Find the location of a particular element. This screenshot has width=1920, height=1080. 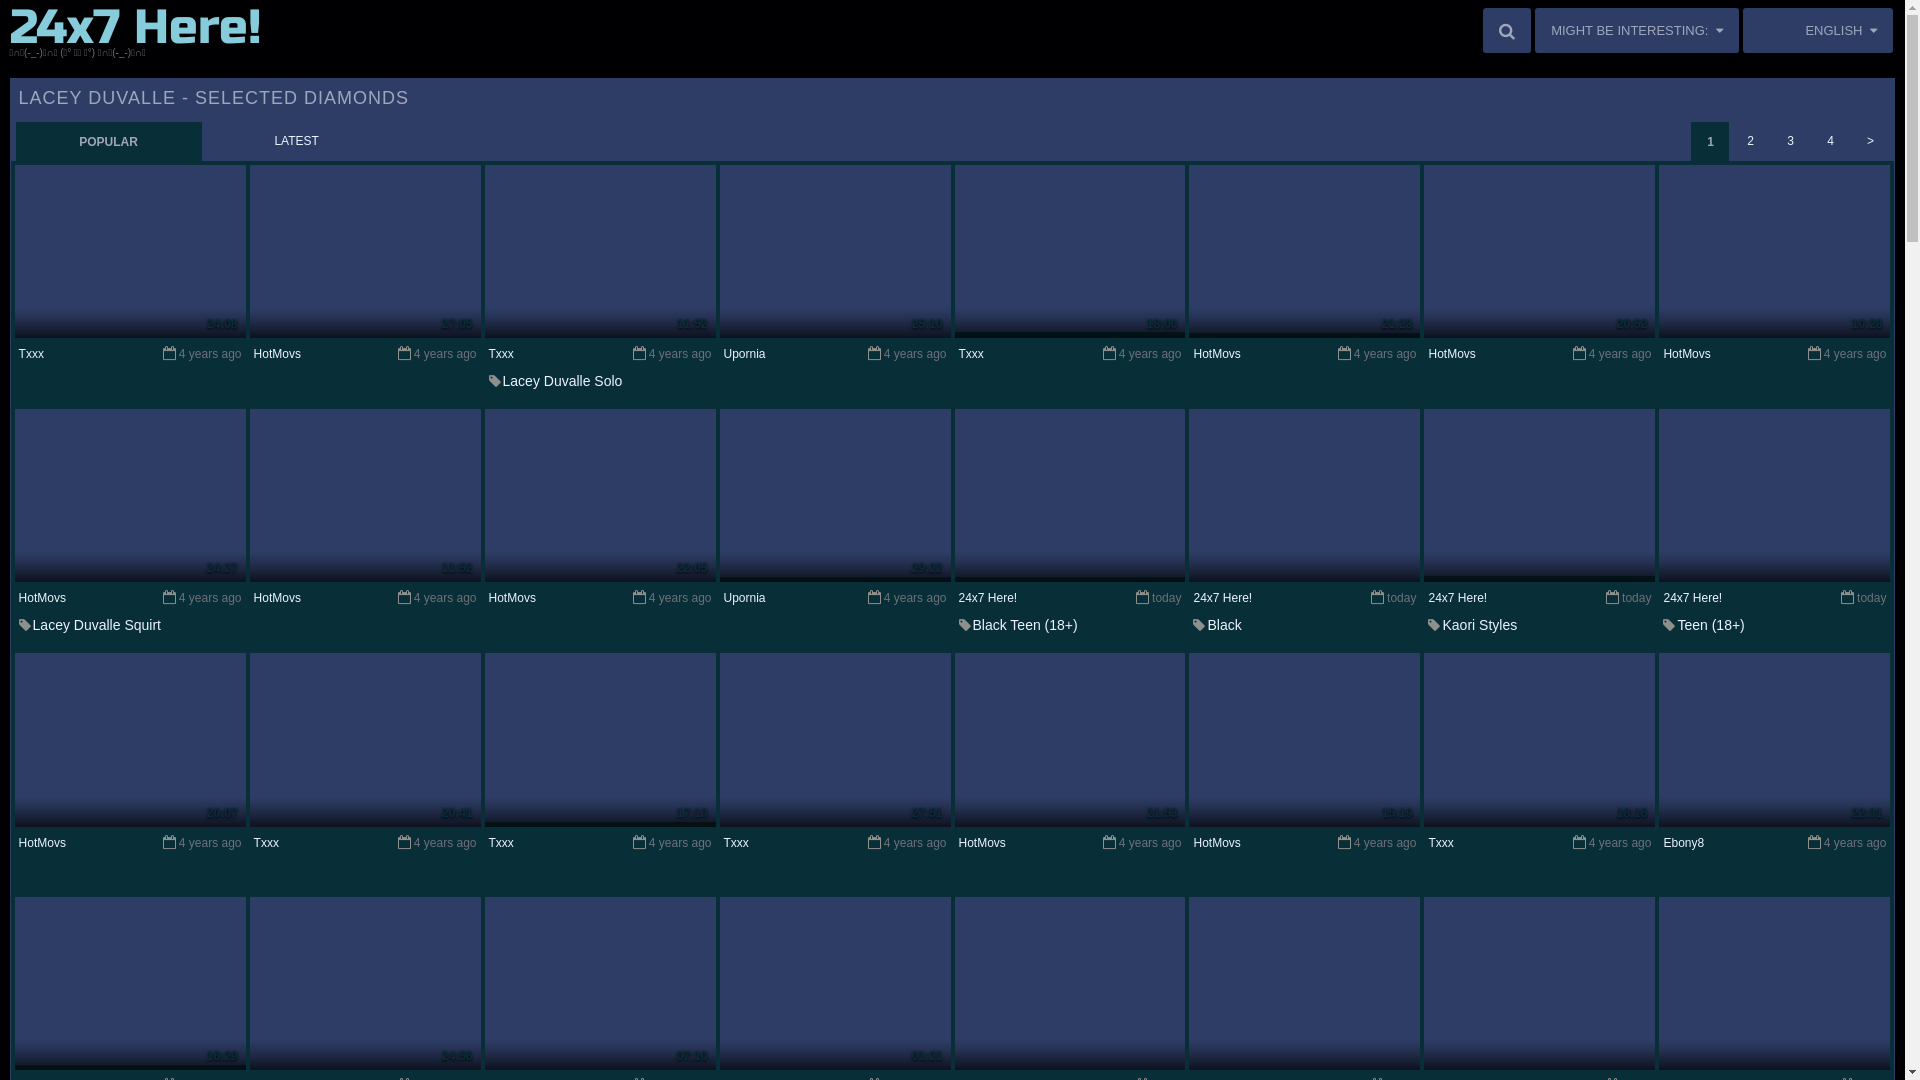

'Ebony8' is located at coordinates (1662, 843).